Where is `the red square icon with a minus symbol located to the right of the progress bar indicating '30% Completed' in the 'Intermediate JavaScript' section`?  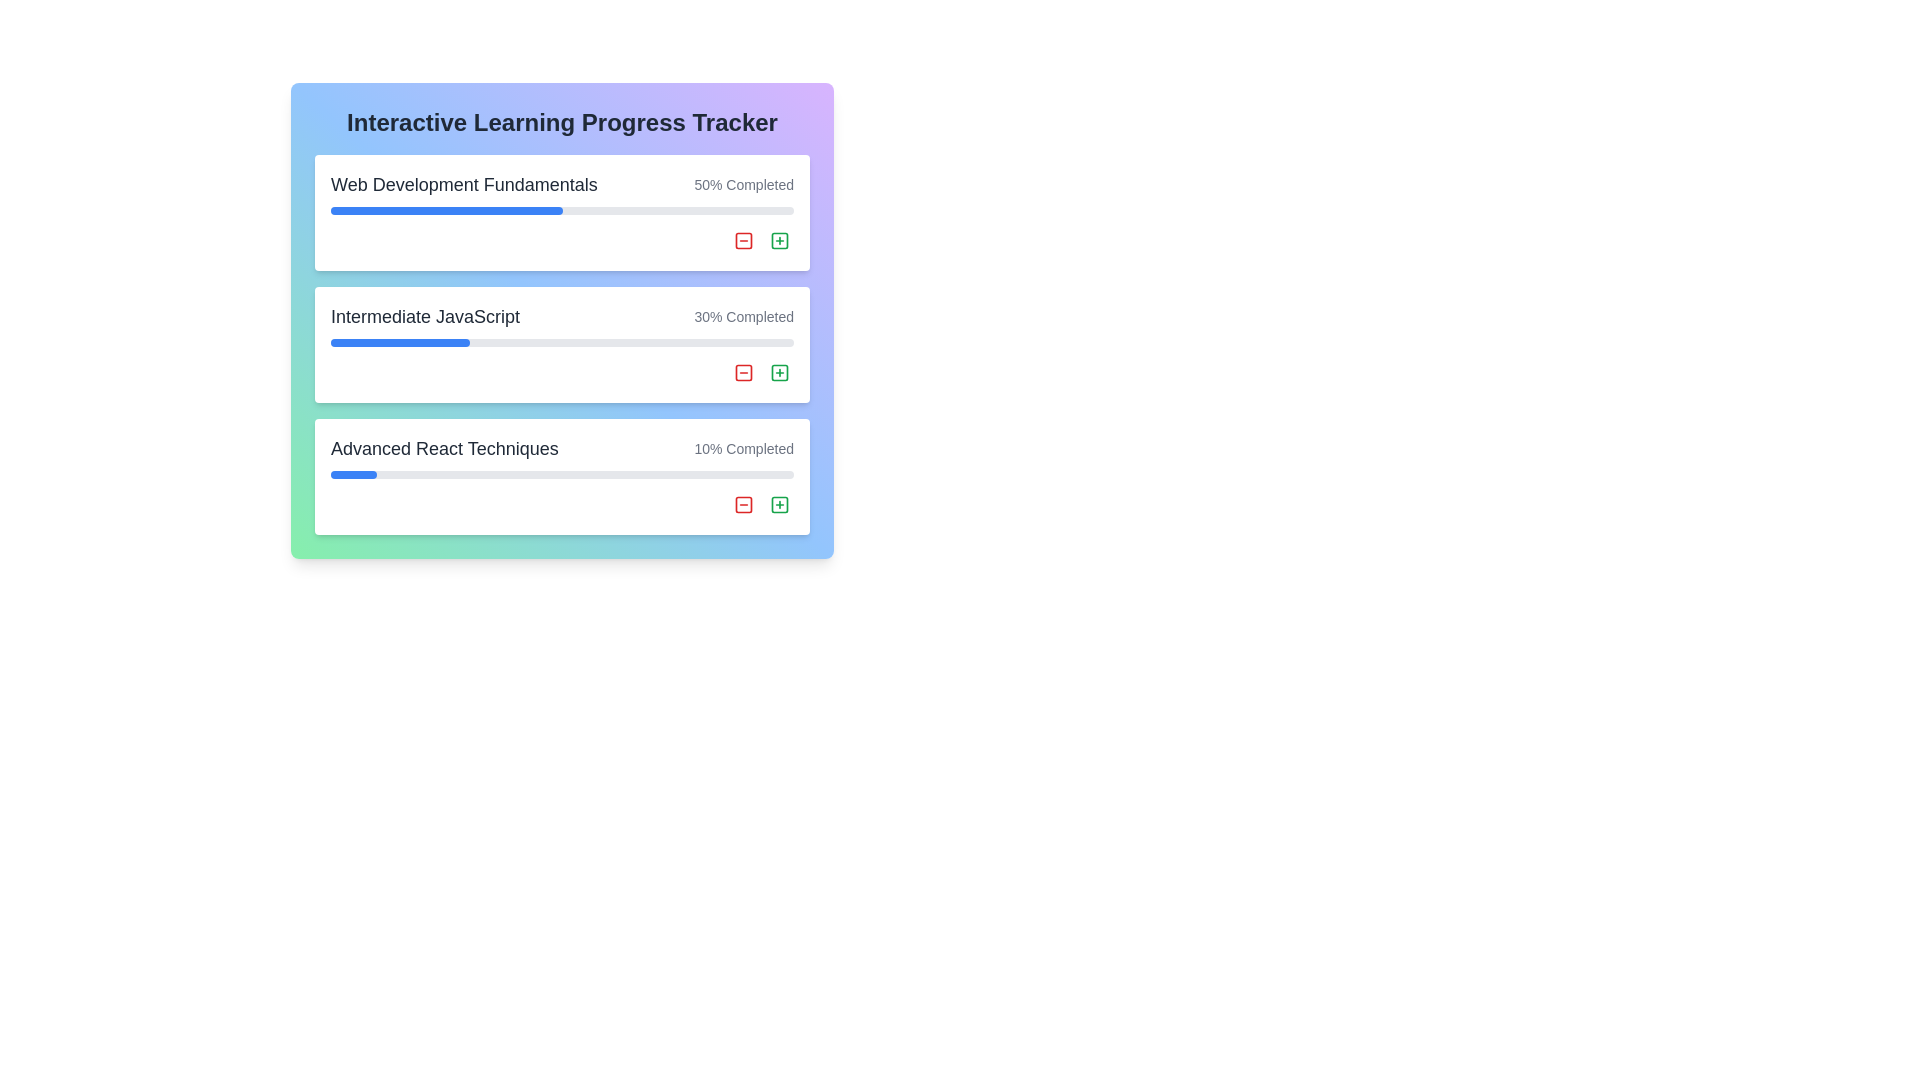 the red square icon with a minus symbol located to the right of the progress bar indicating '30% Completed' in the 'Intermediate JavaScript' section is located at coordinates (743, 373).